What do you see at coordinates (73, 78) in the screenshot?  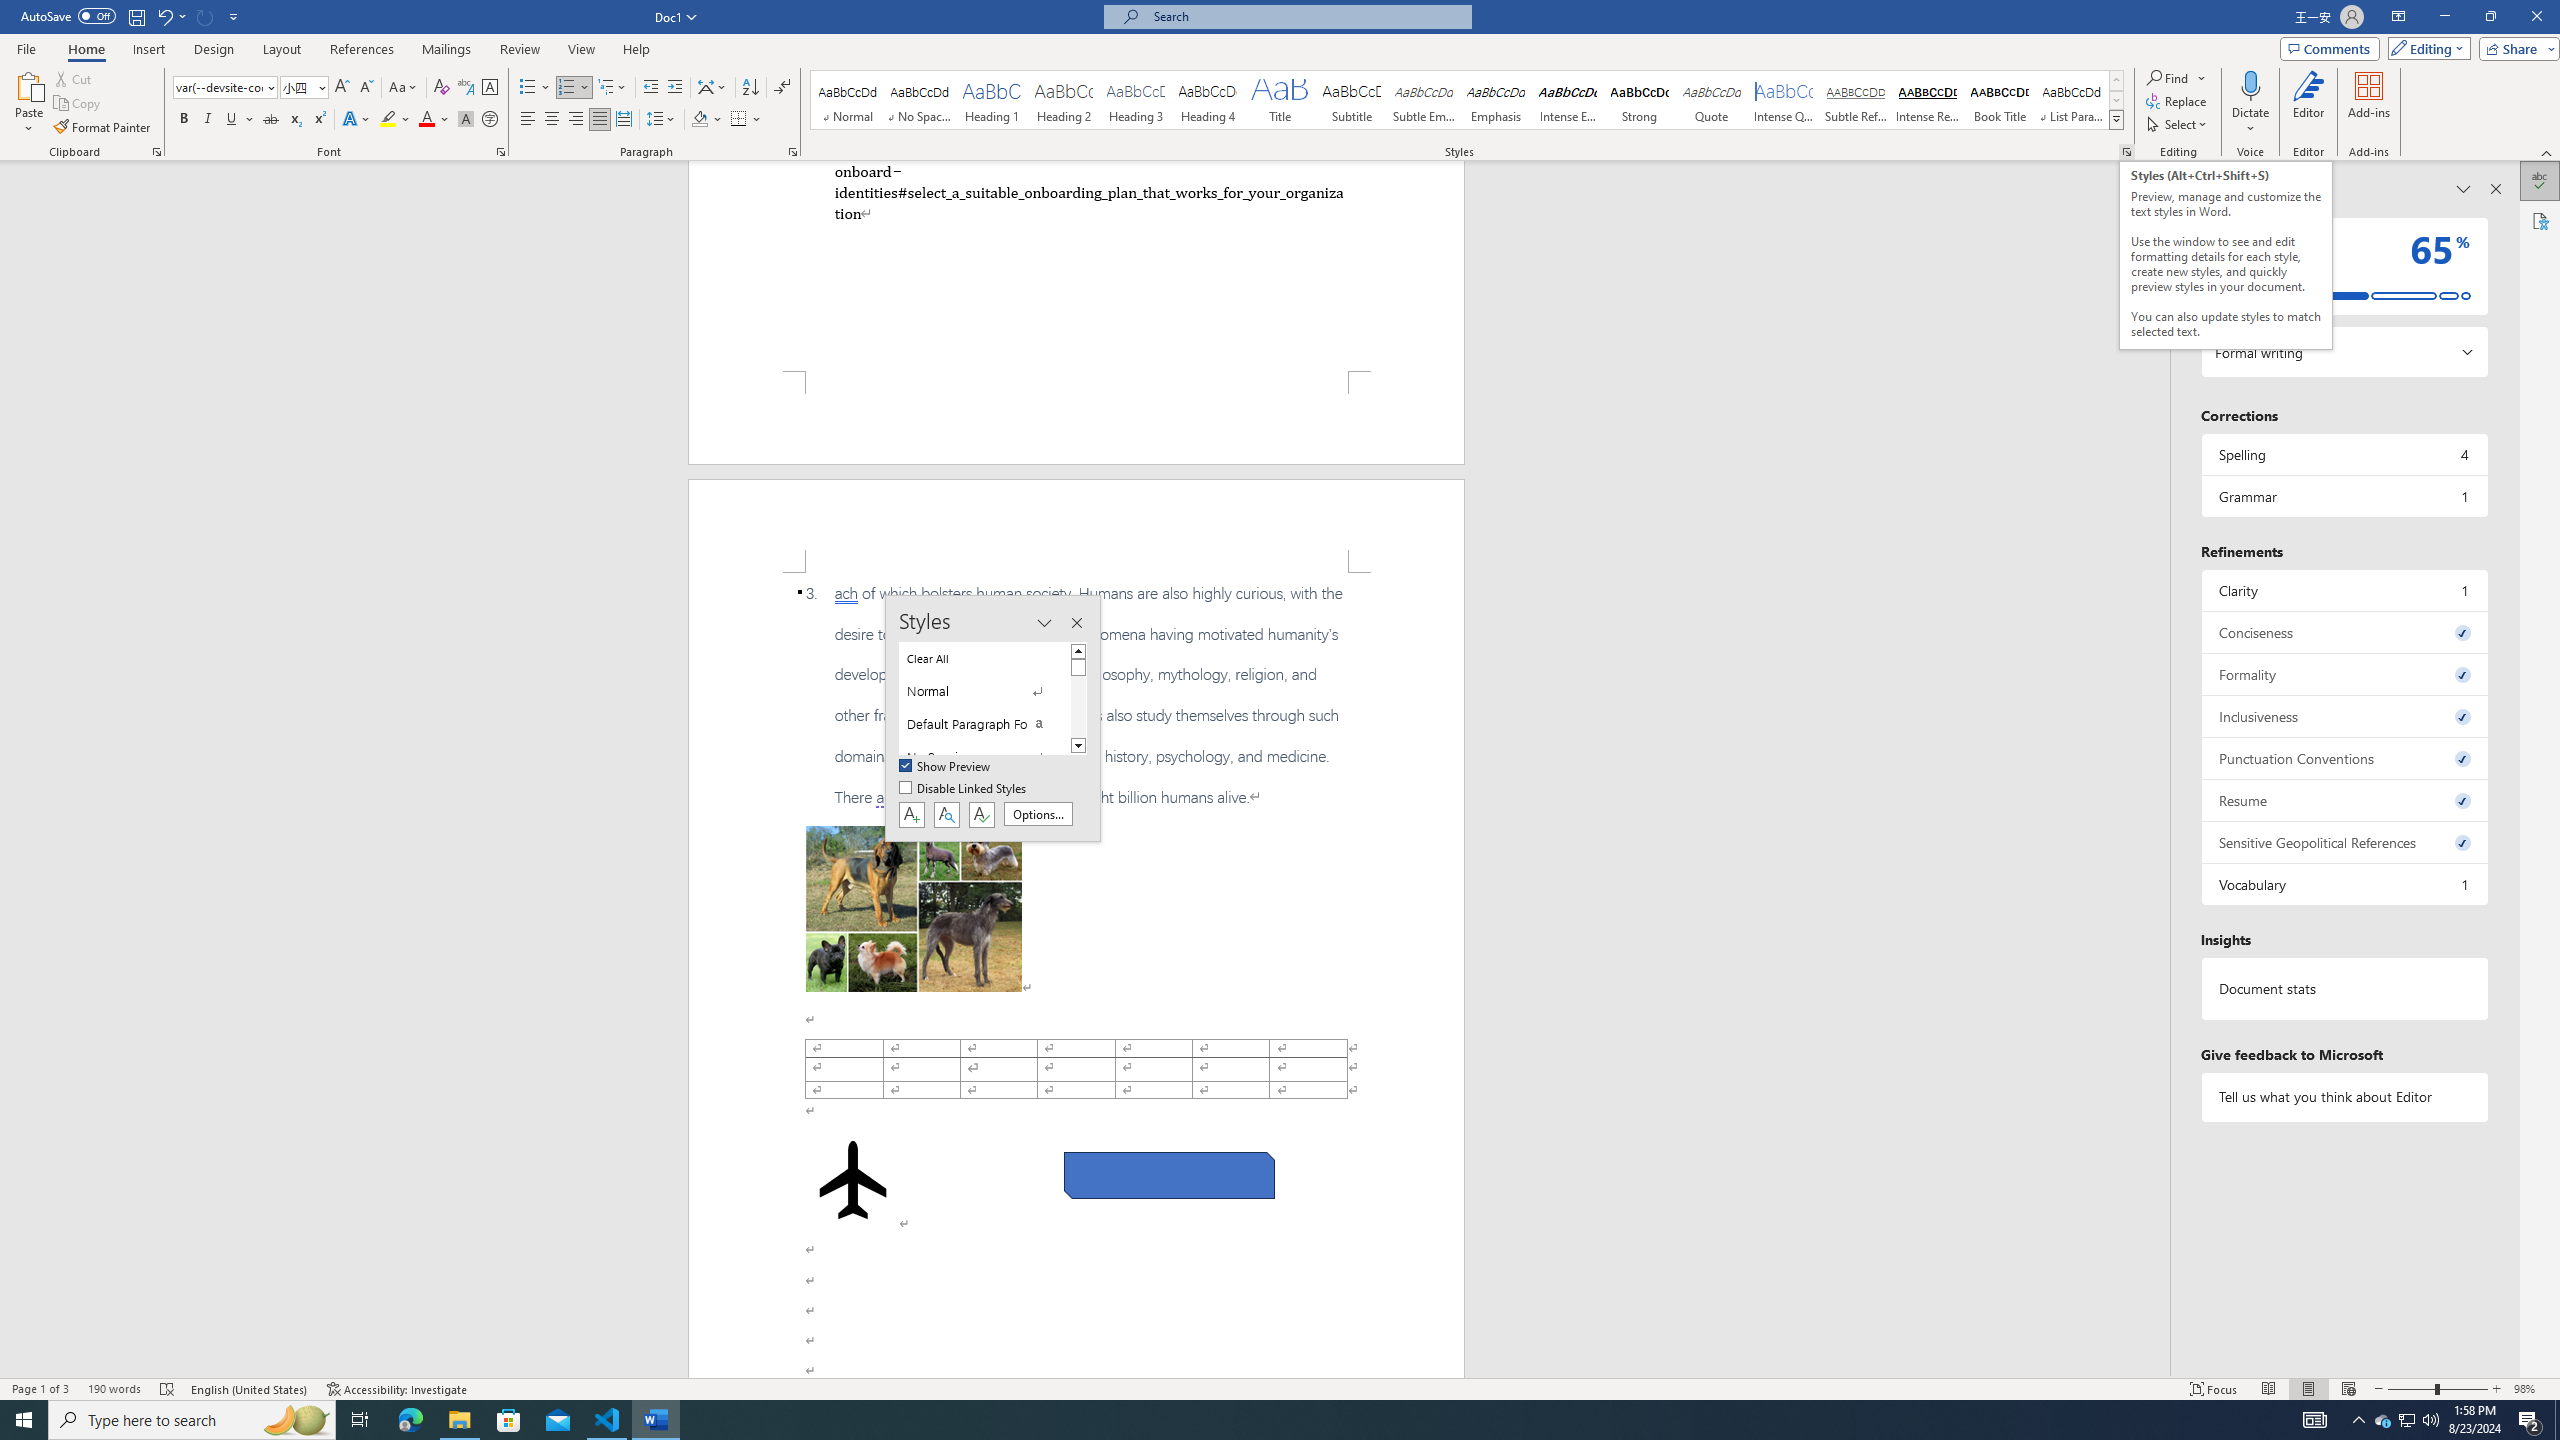 I see `'Cut'` at bounding box center [73, 78].